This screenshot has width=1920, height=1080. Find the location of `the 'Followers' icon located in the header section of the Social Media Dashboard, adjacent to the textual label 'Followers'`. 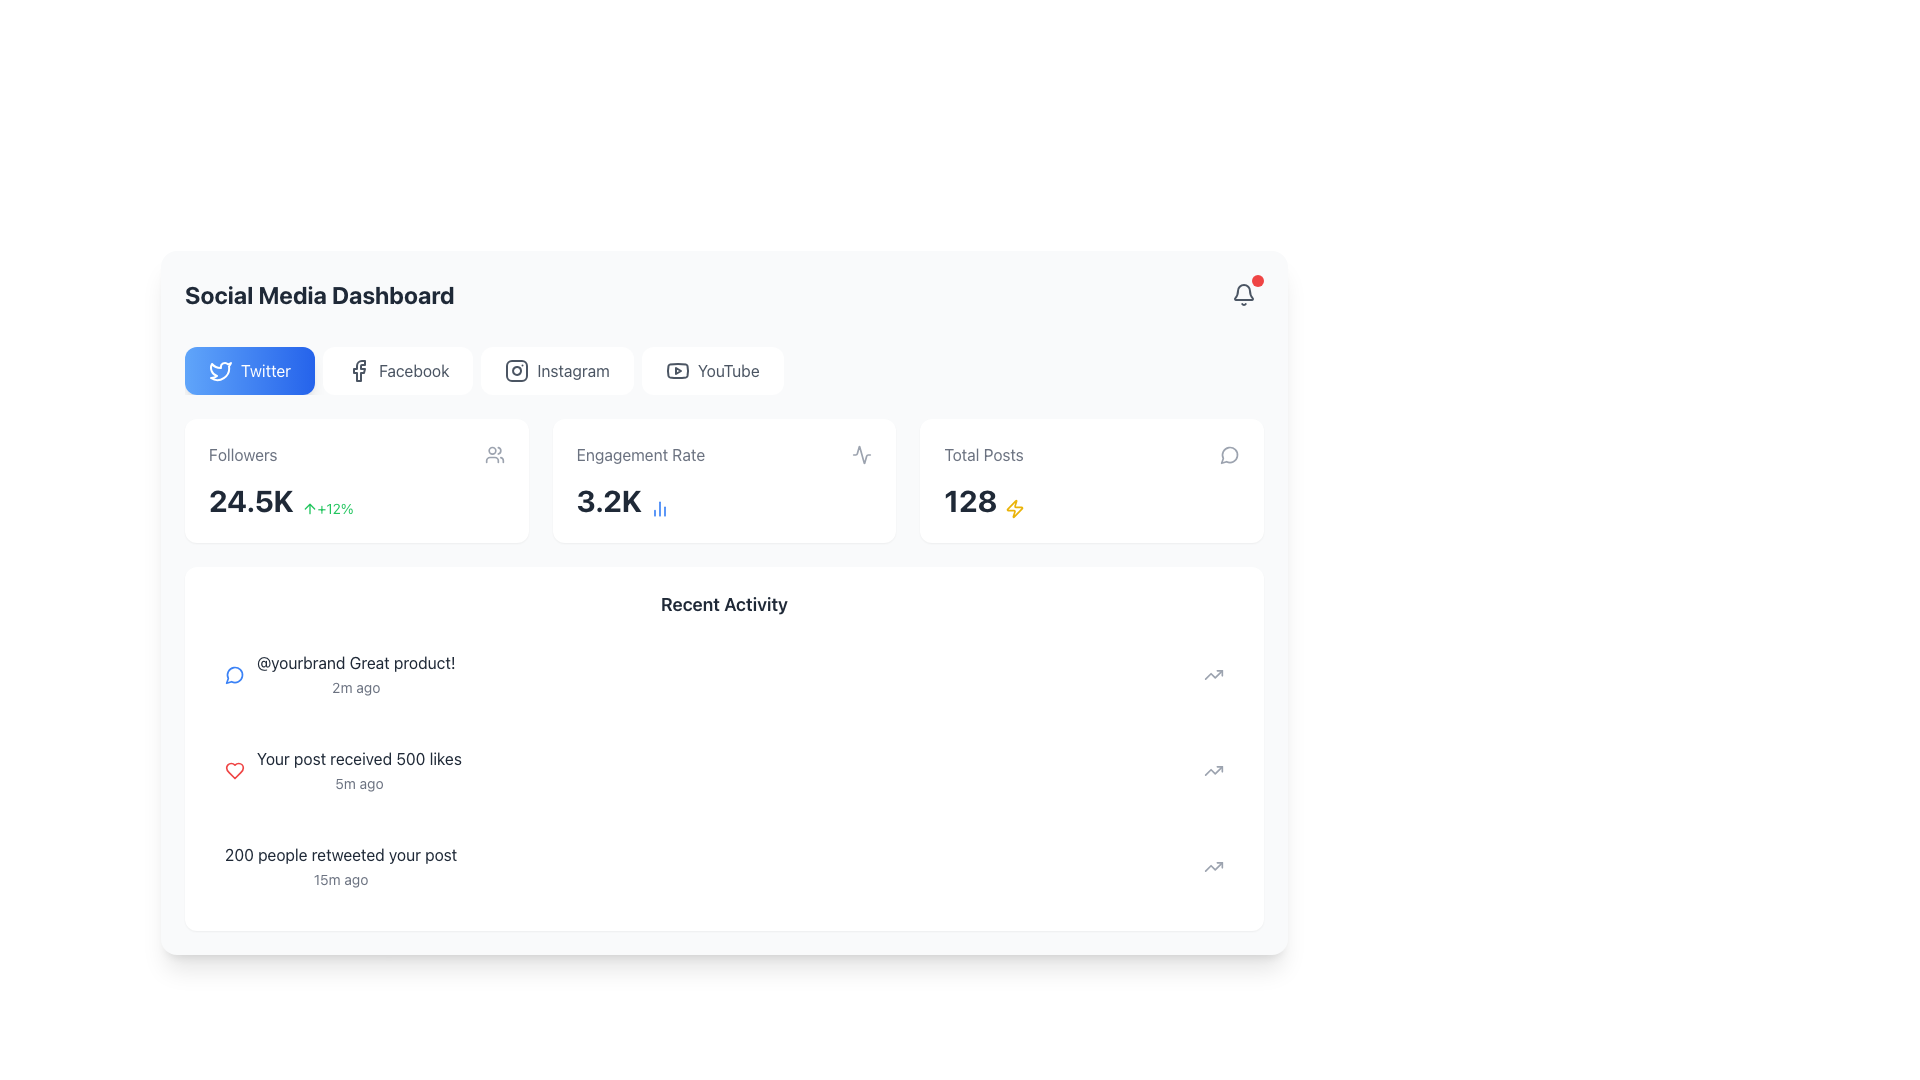

the 'Followers' icon located in the header section of the Social Media Dashboard, adjacent to the textual label 'Followers' is located at coordinates (494, 455).